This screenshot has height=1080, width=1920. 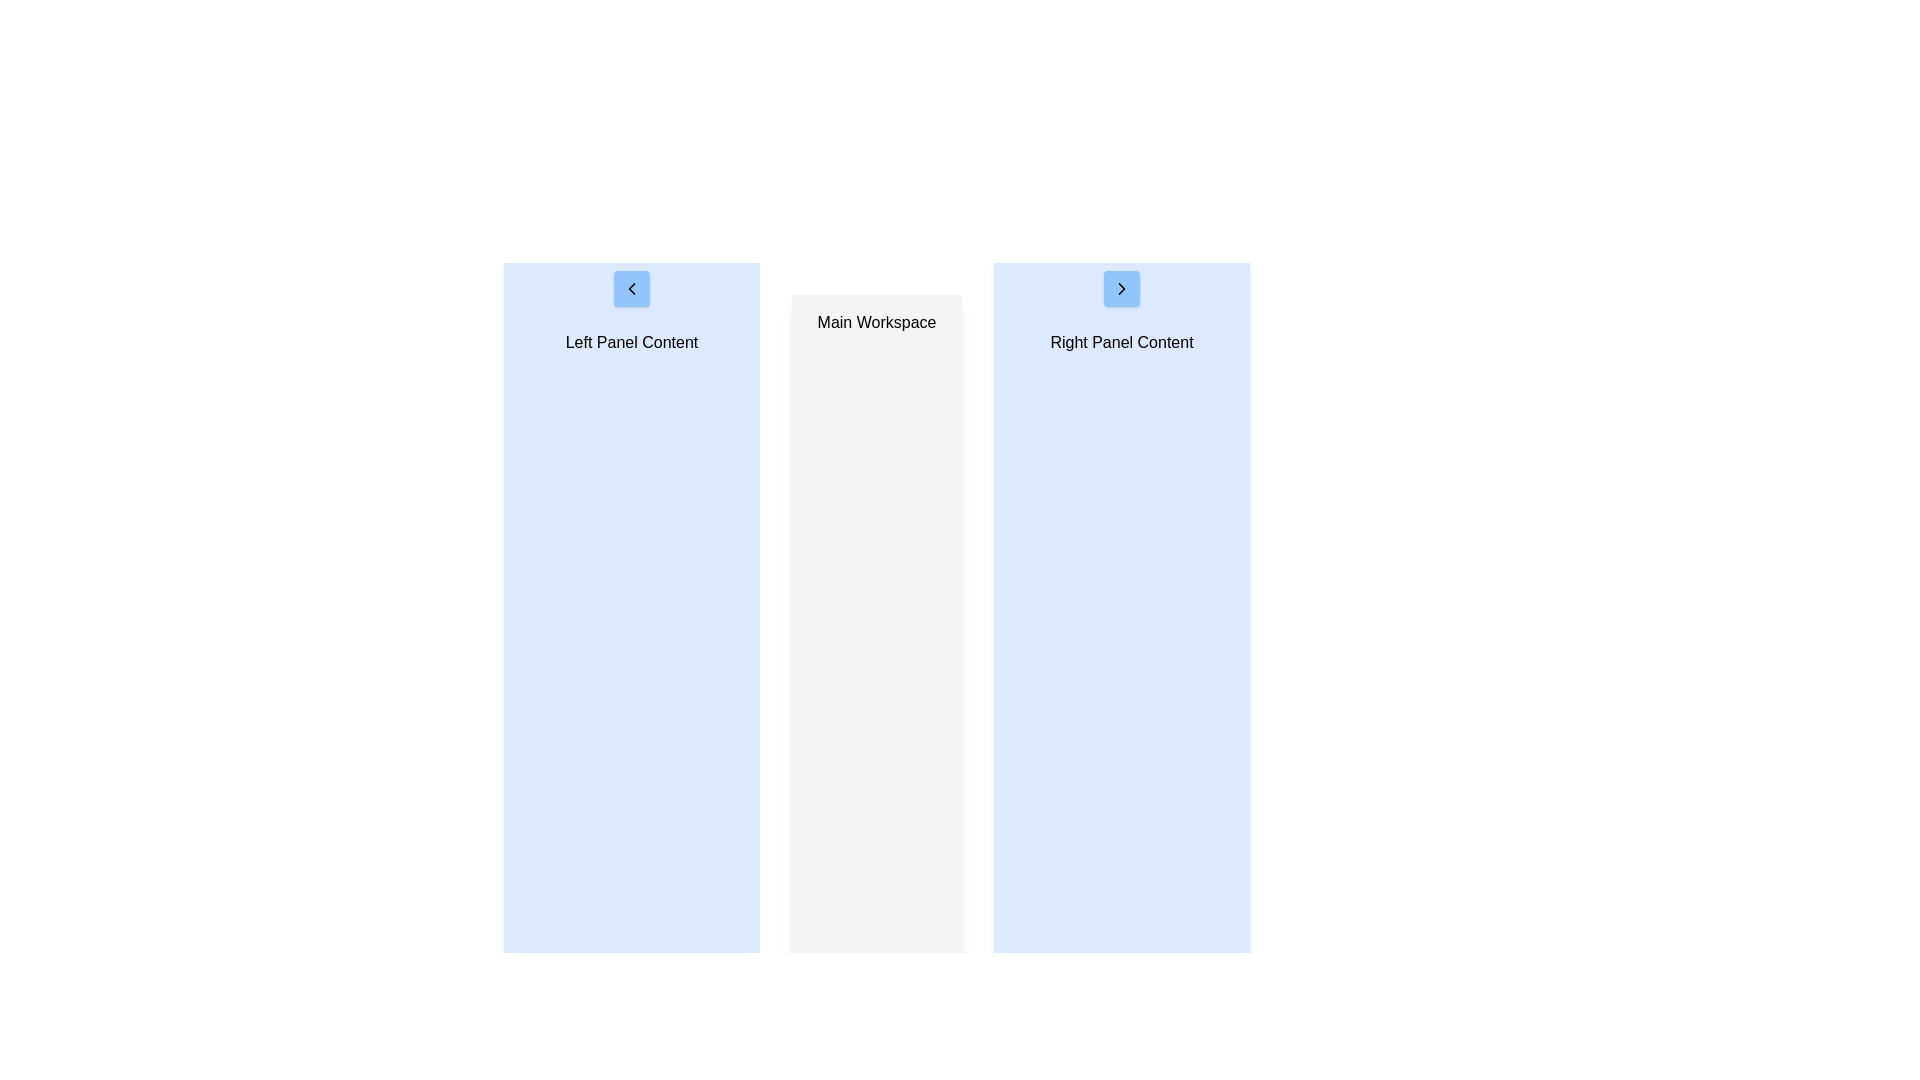 What do you see at coordinates (1122, 289) in the screenshot?
I see `the navigational icon located in the upper section of the right panel, which is part of a blue background element` at bounding box center [1122, 289].